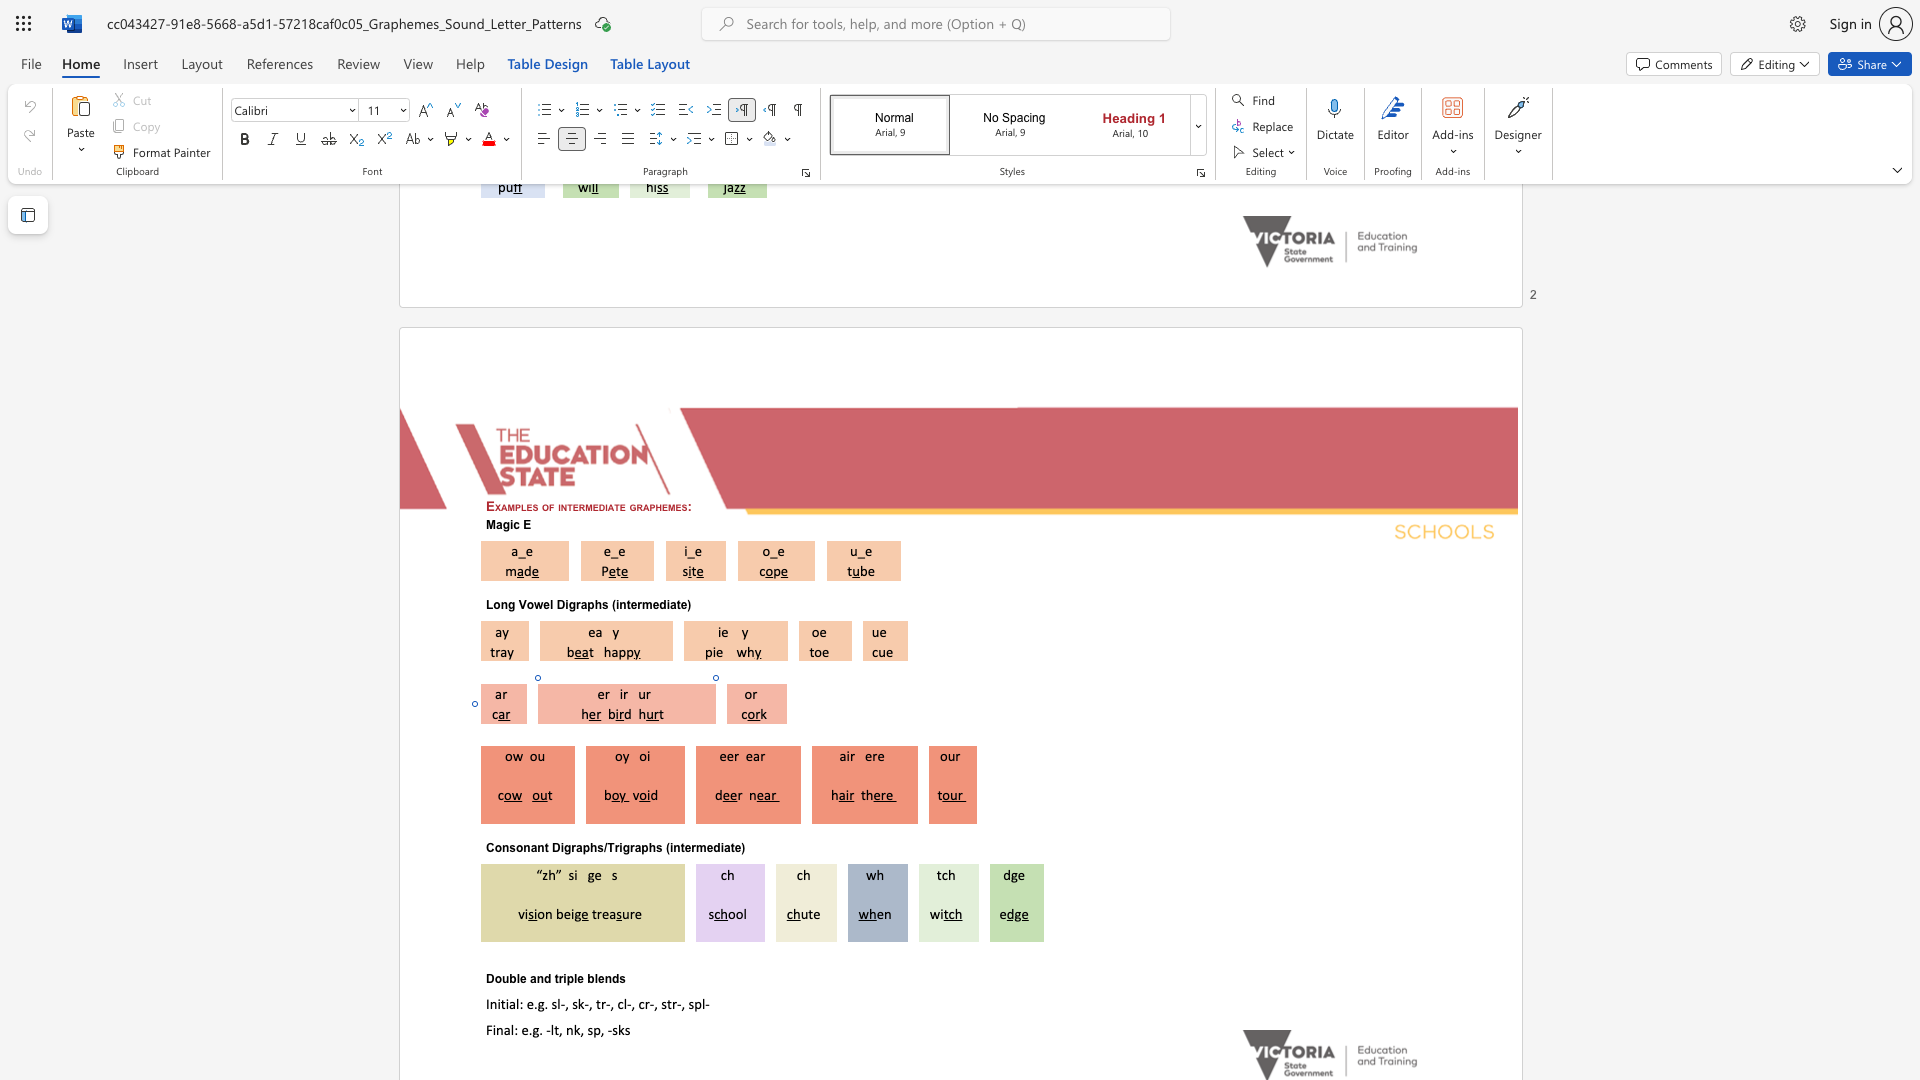 Image resolution: width=1920 pixels, height=1080 pixels. What do you see at coordinates (732, 756) in the screenshot?
I see `the space between the continuous character "e" and "r" in the text` at bounding box center [732, 756].